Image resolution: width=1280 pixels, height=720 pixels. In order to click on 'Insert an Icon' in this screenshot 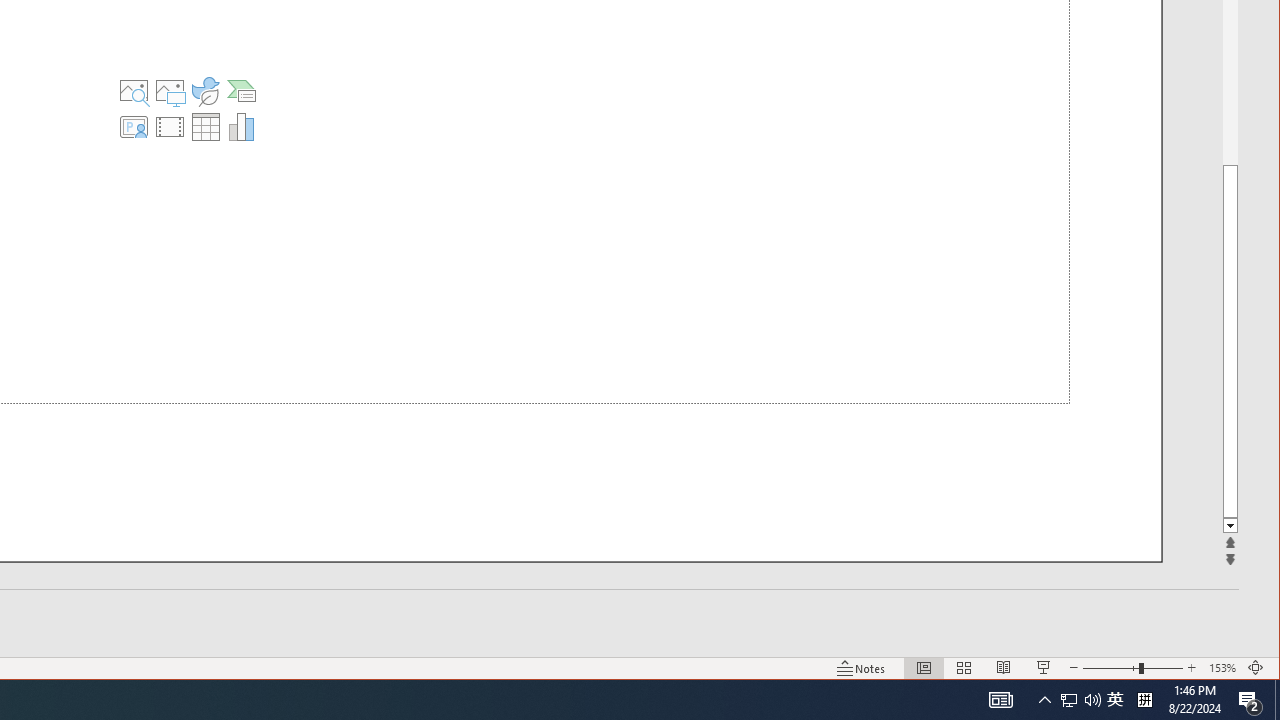, I will do `click(205, 91)`.